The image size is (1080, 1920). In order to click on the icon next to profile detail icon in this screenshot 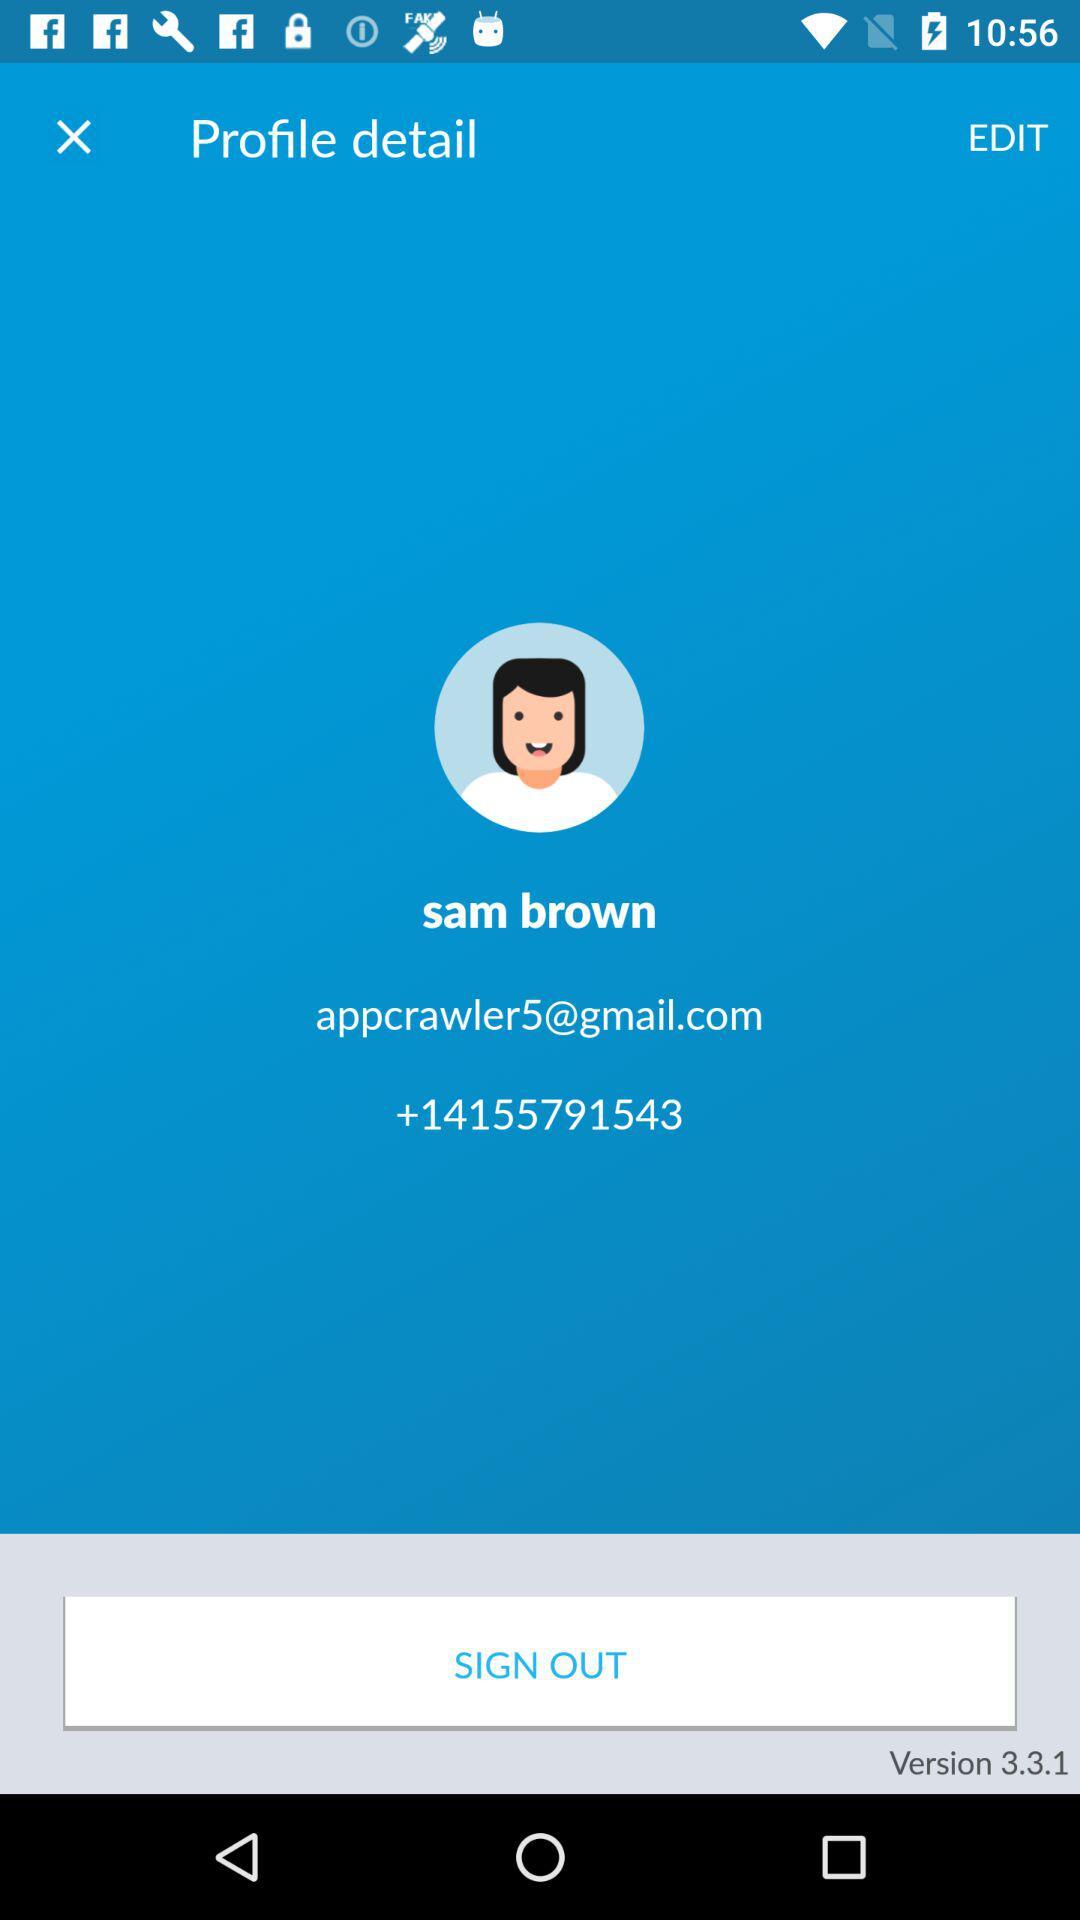, I will do `click(72, 135)`.